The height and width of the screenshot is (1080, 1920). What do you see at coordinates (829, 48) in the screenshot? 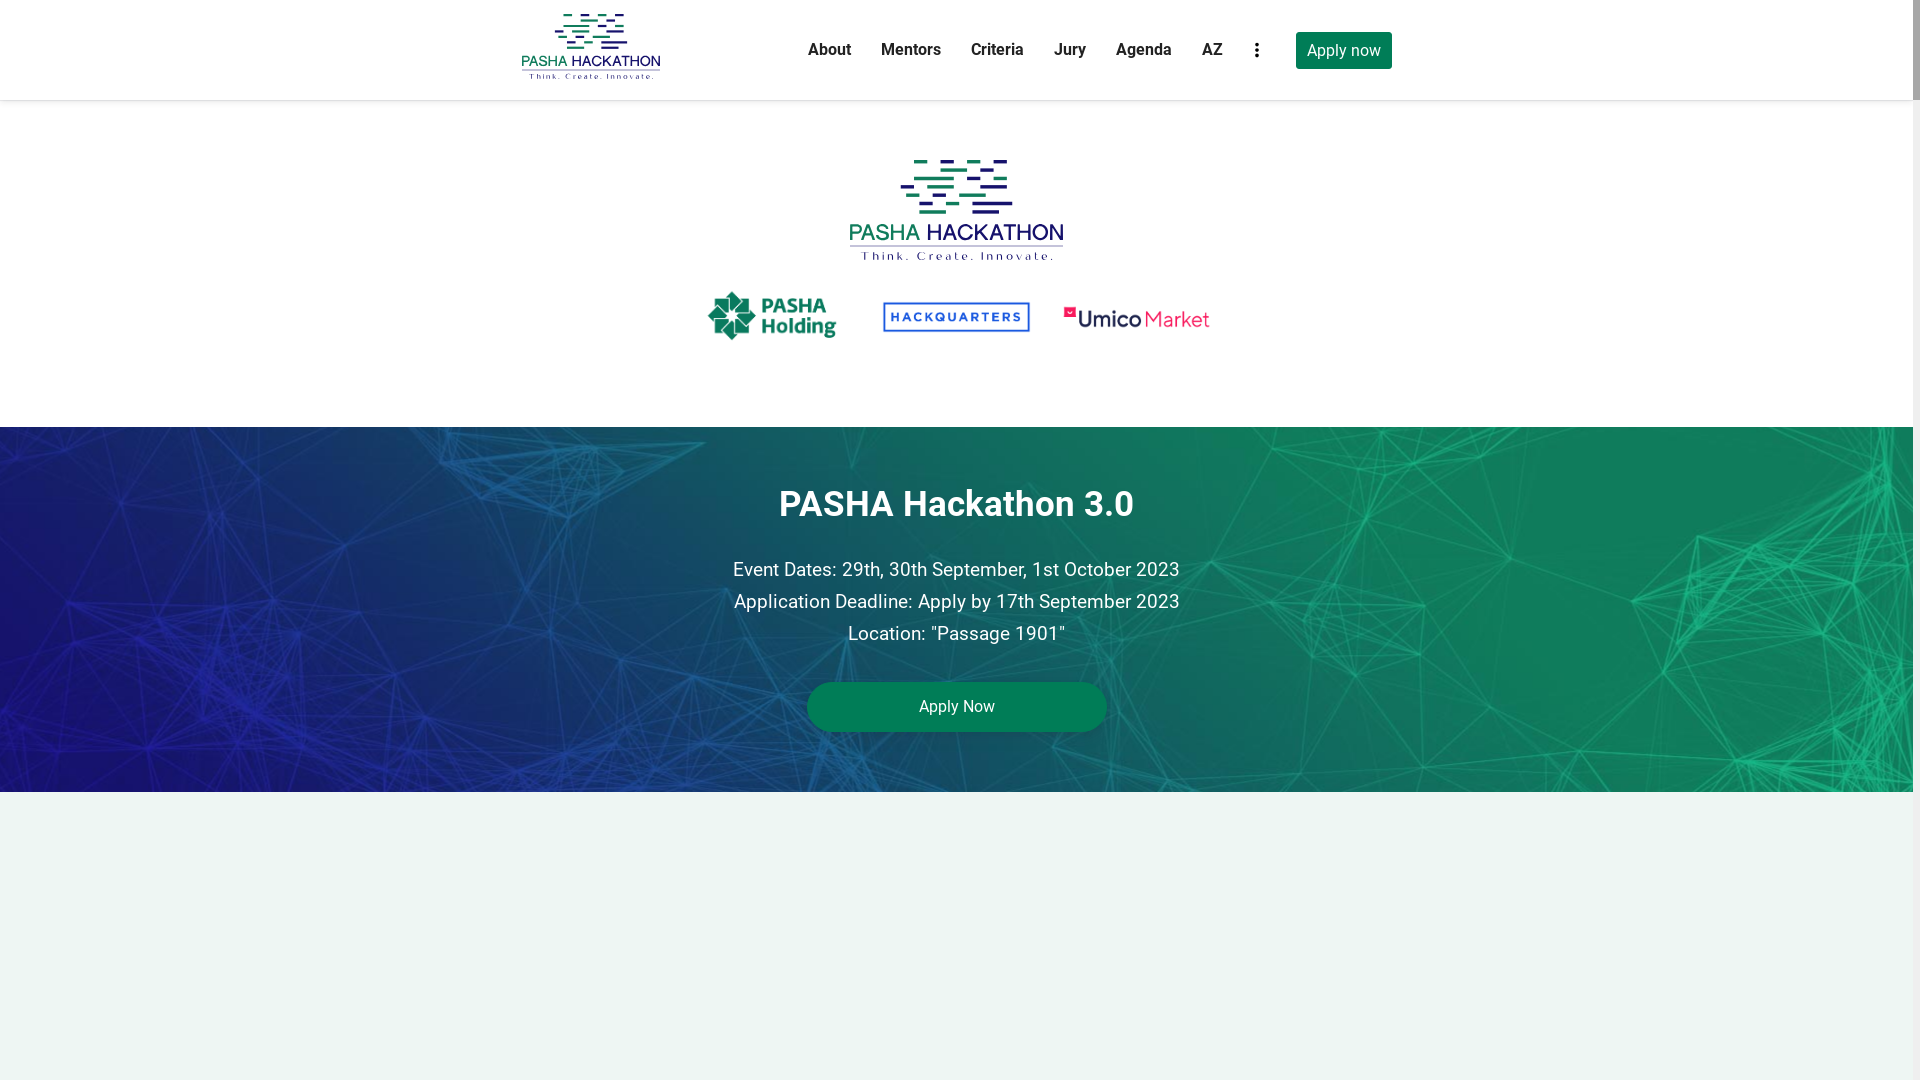
I see `'About'` at bounding box center [829, 48].